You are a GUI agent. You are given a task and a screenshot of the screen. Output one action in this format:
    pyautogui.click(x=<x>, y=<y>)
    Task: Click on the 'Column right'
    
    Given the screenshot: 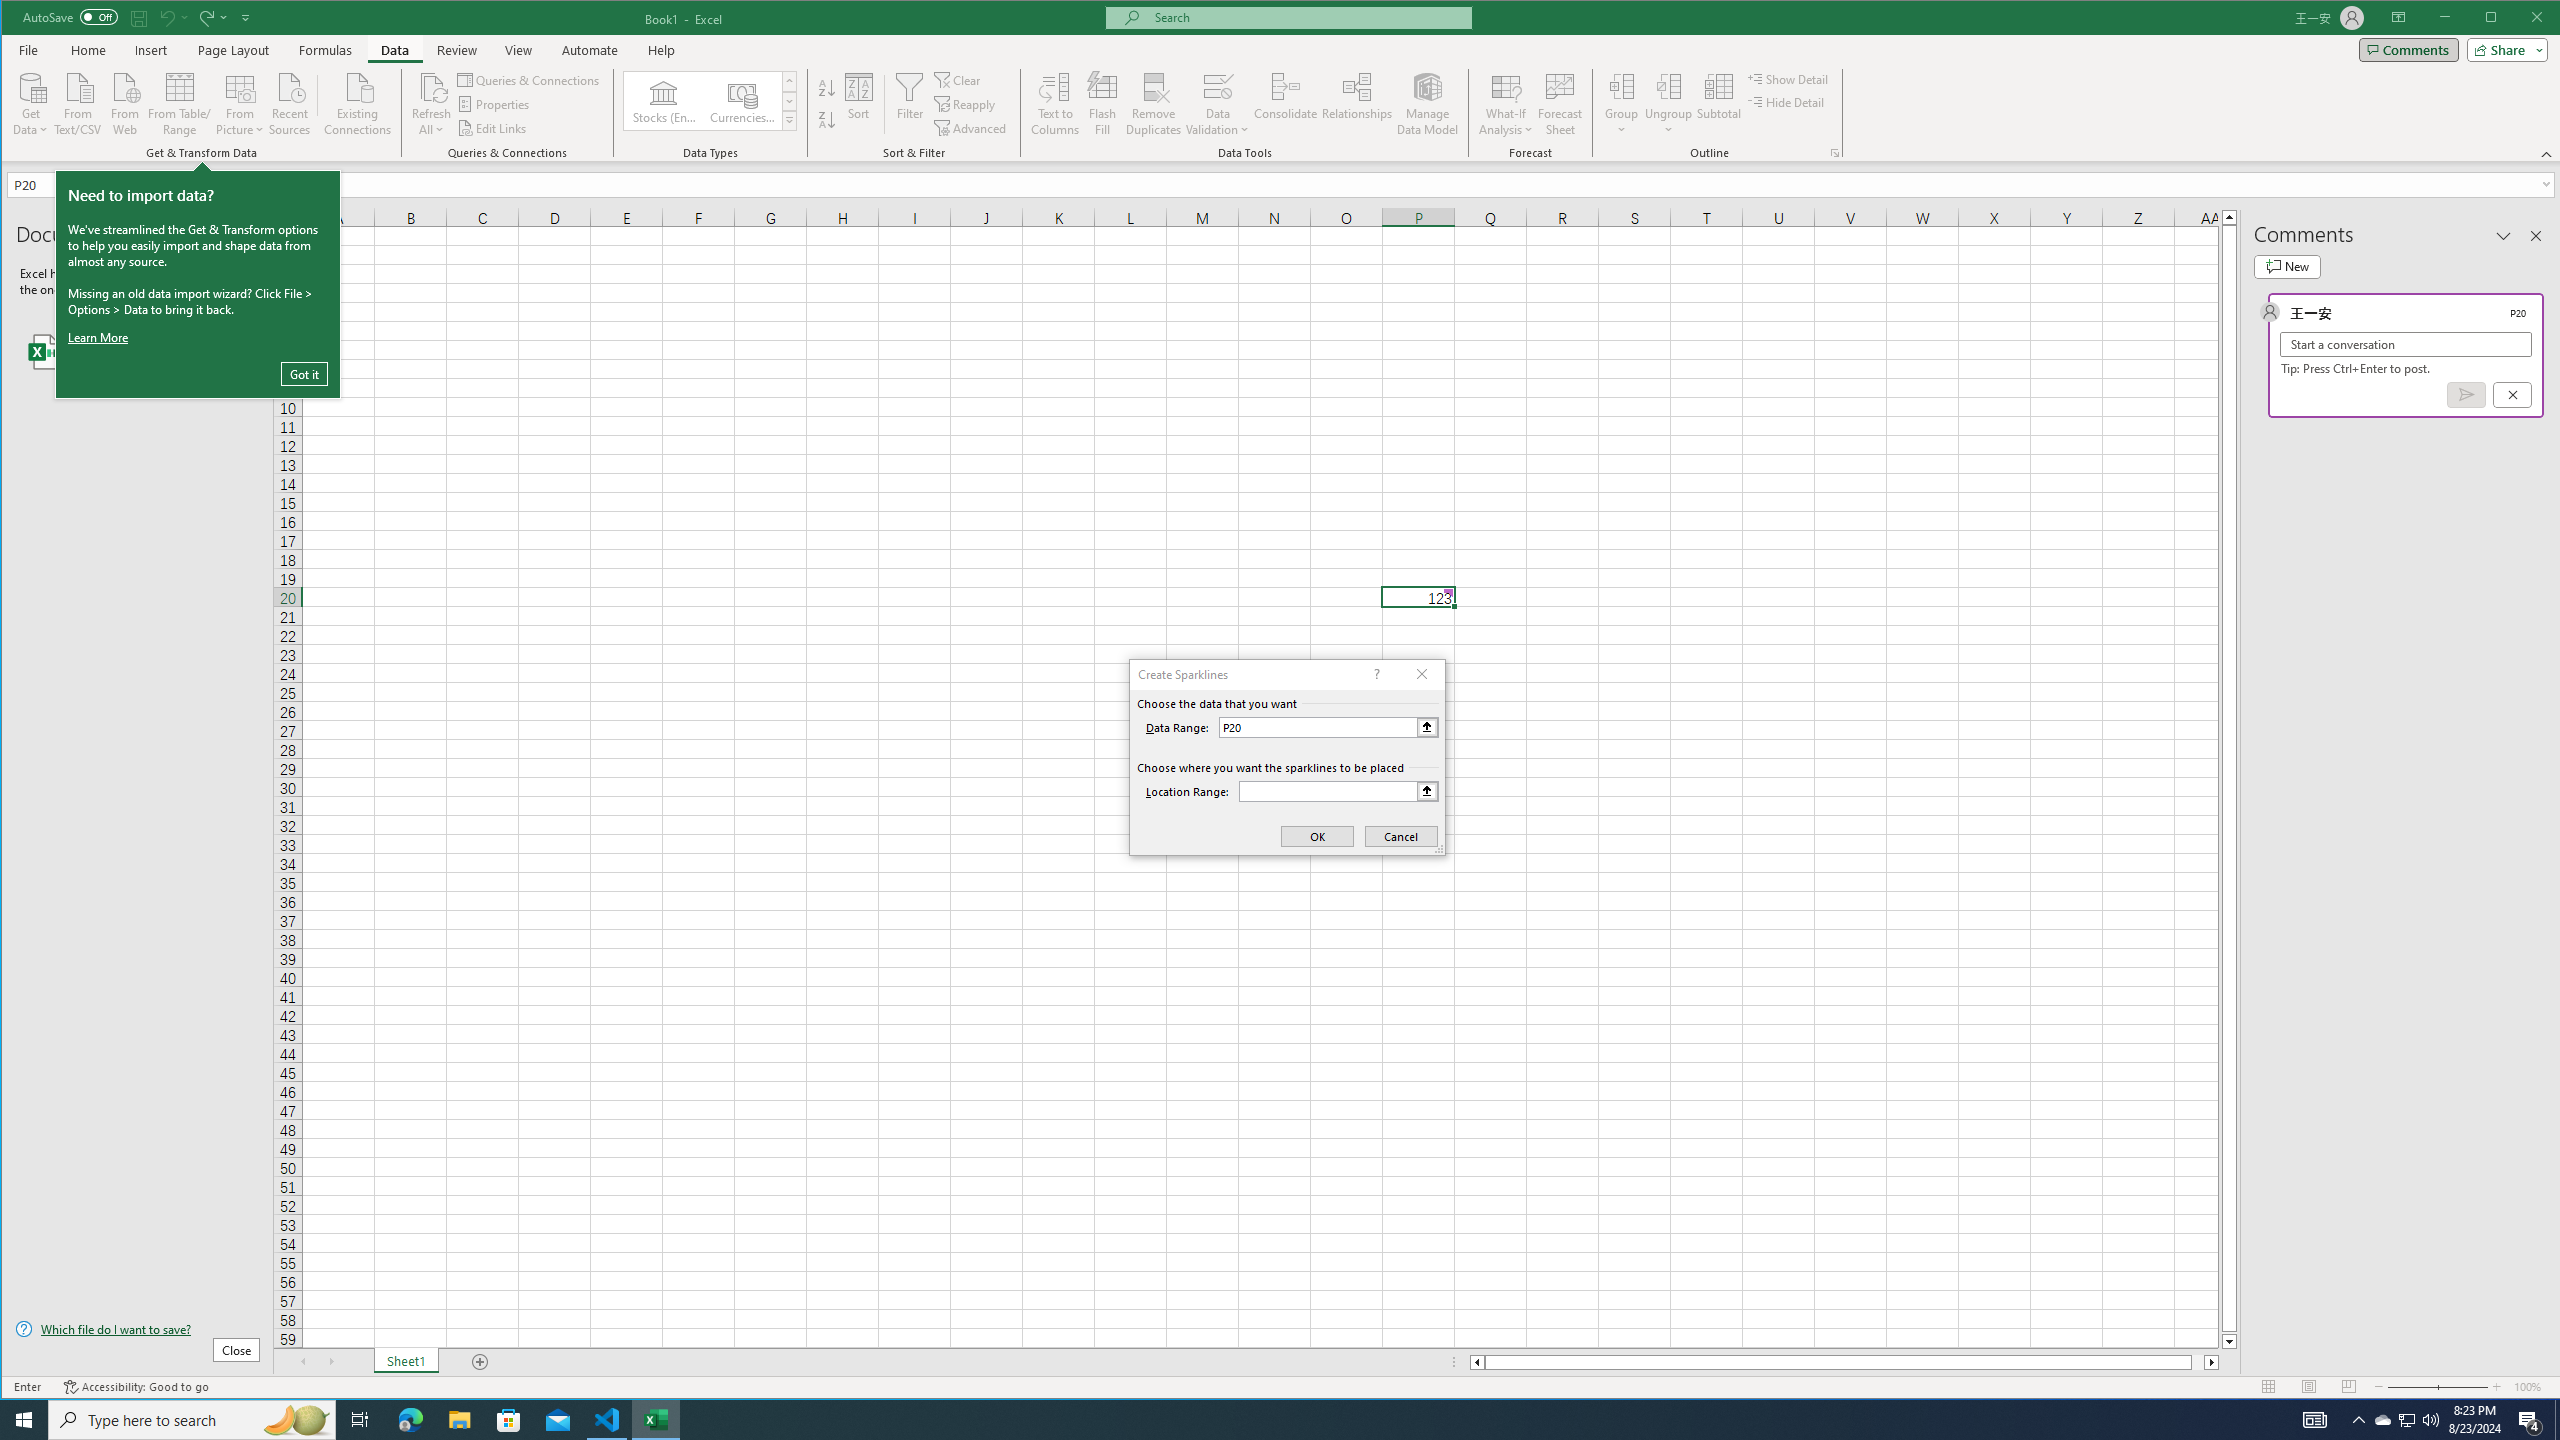 What is the action you would take?
    pyautogui.click(x=2213, y=1362)
    